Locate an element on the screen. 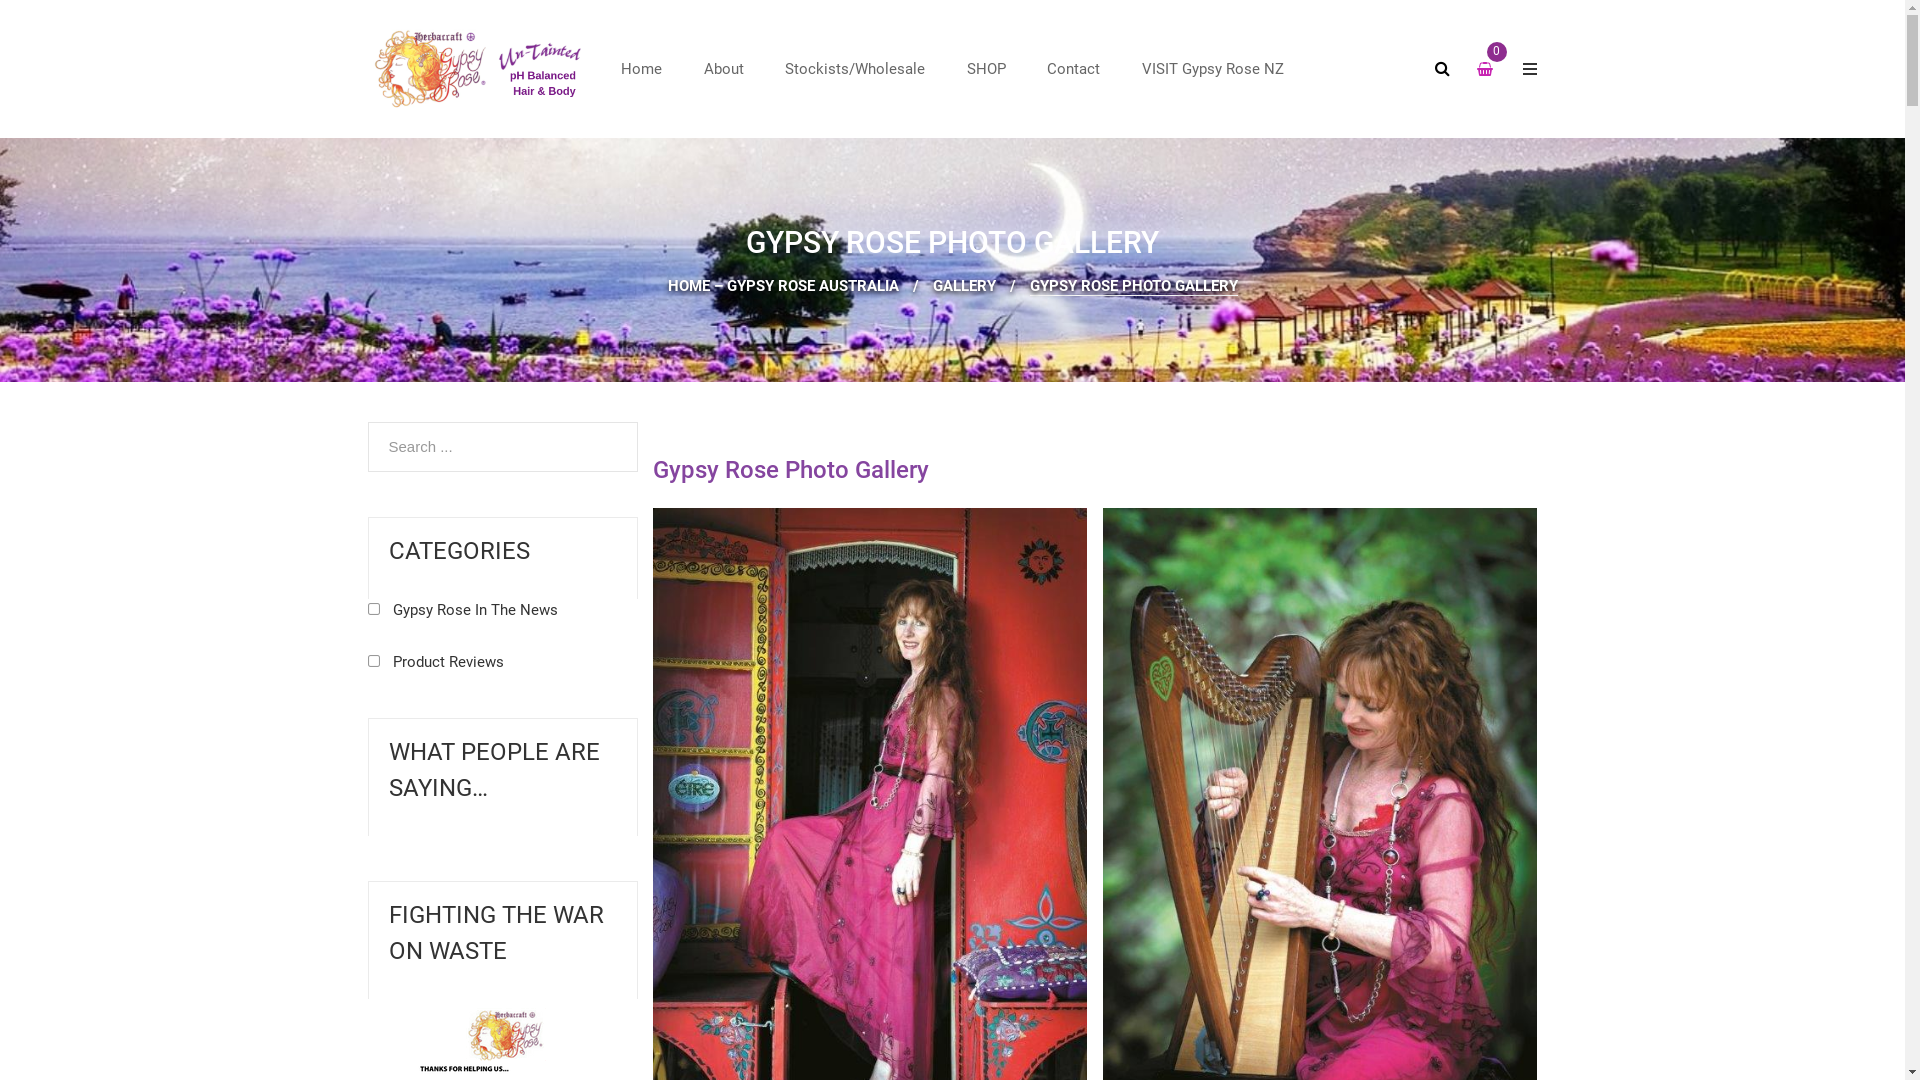 This screenshot has width=1920, height=1080. 'GALLERY' is located at coordinates (963, 285).